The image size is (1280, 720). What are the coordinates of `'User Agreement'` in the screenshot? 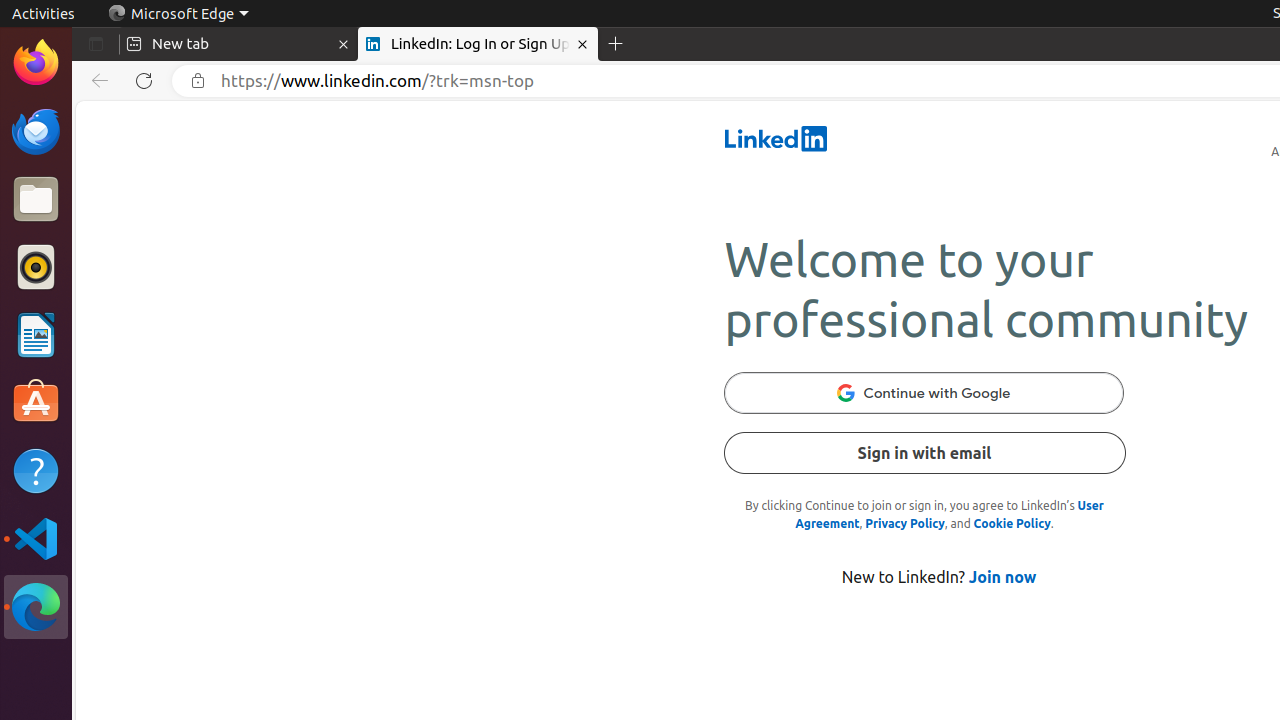 It's located at (948, 513).